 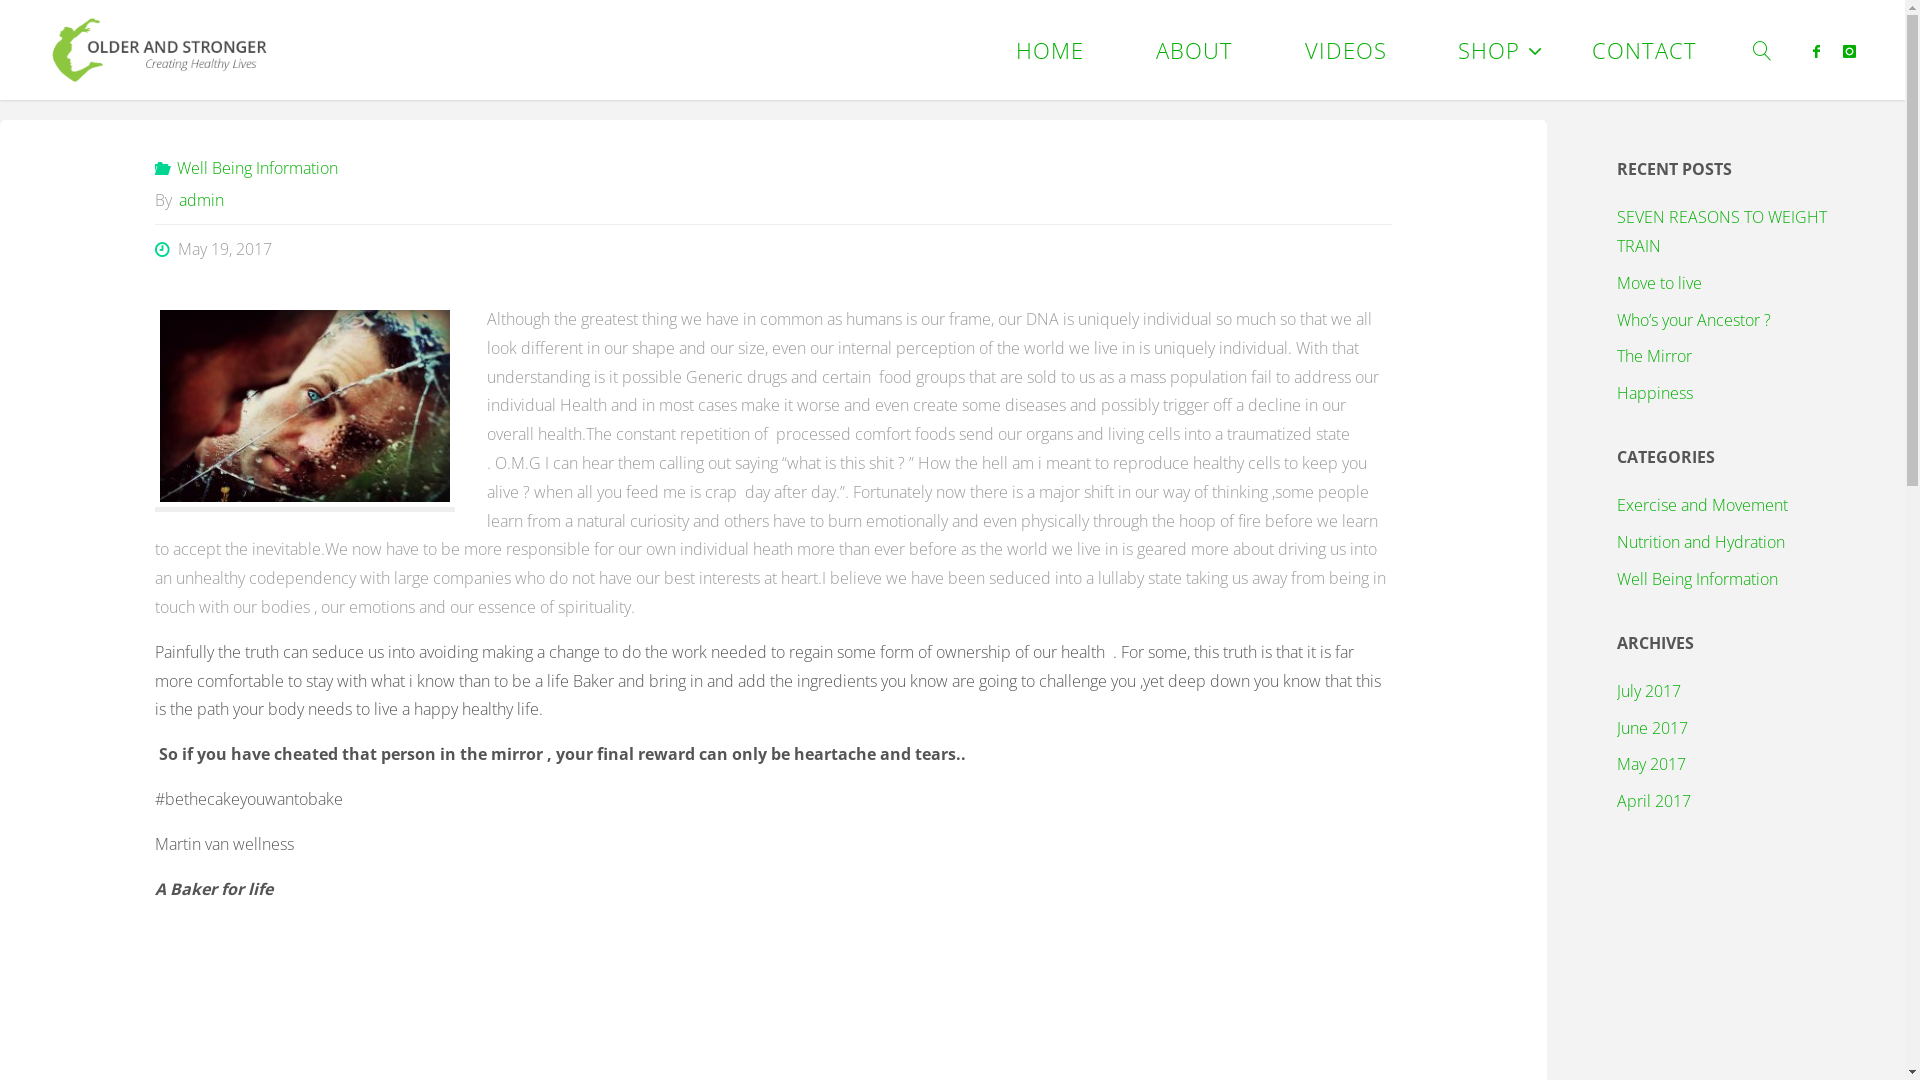 What do you see at coordinates (1652, 728) in the screenshot?
I see `'June 2017'` at bounding box center [1652, 728].